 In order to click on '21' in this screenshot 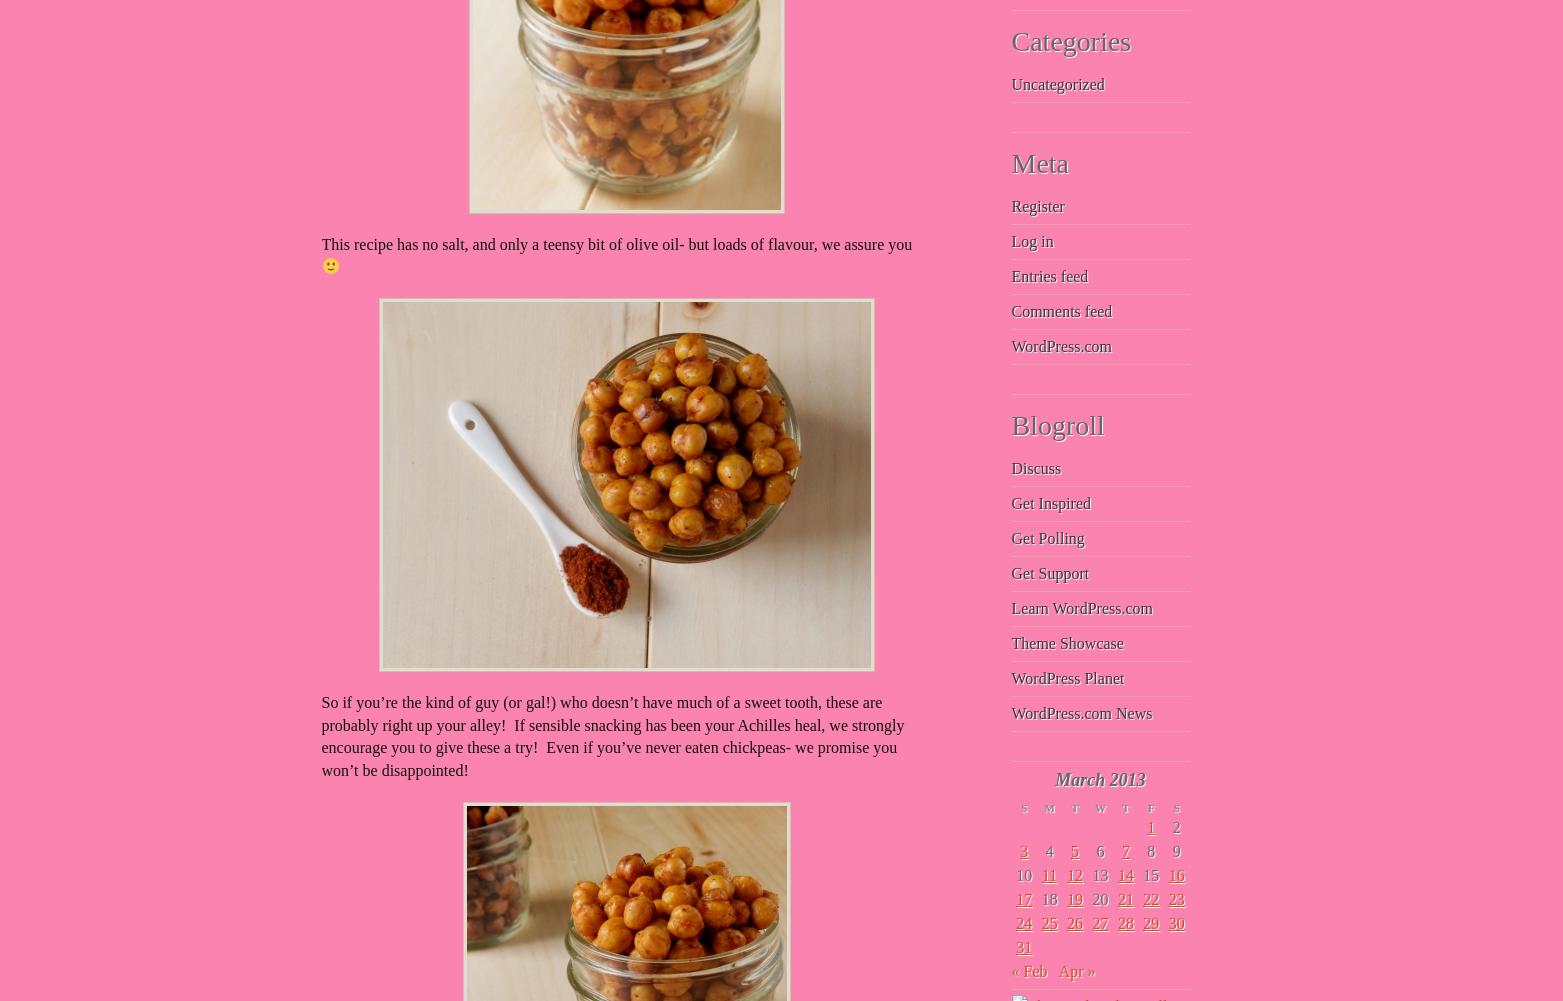, I will do `click(1116, 899)`.